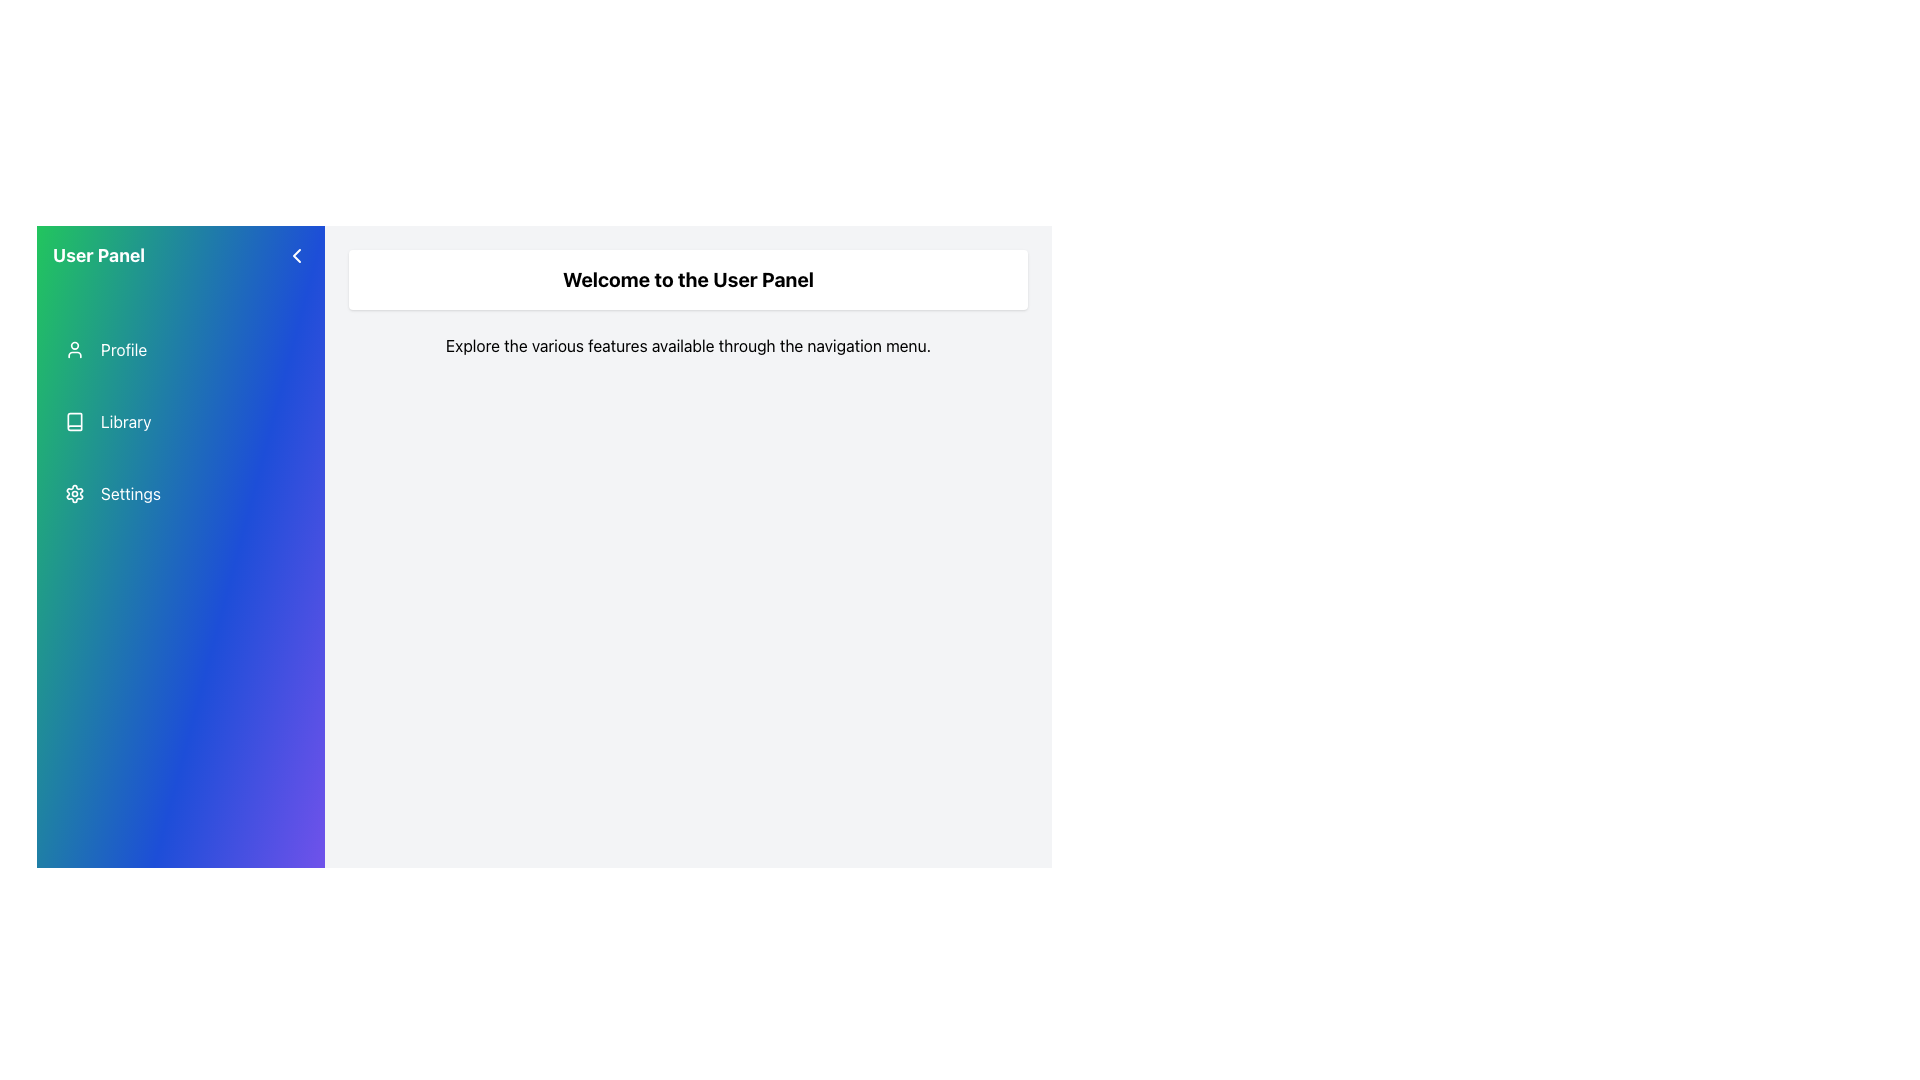  Describe the element at coordinates (98, 254) in the screenshot. I see `the text label that serves as the title for the navigation panel, located in the top-left corner of the side navigation panel` at that location.